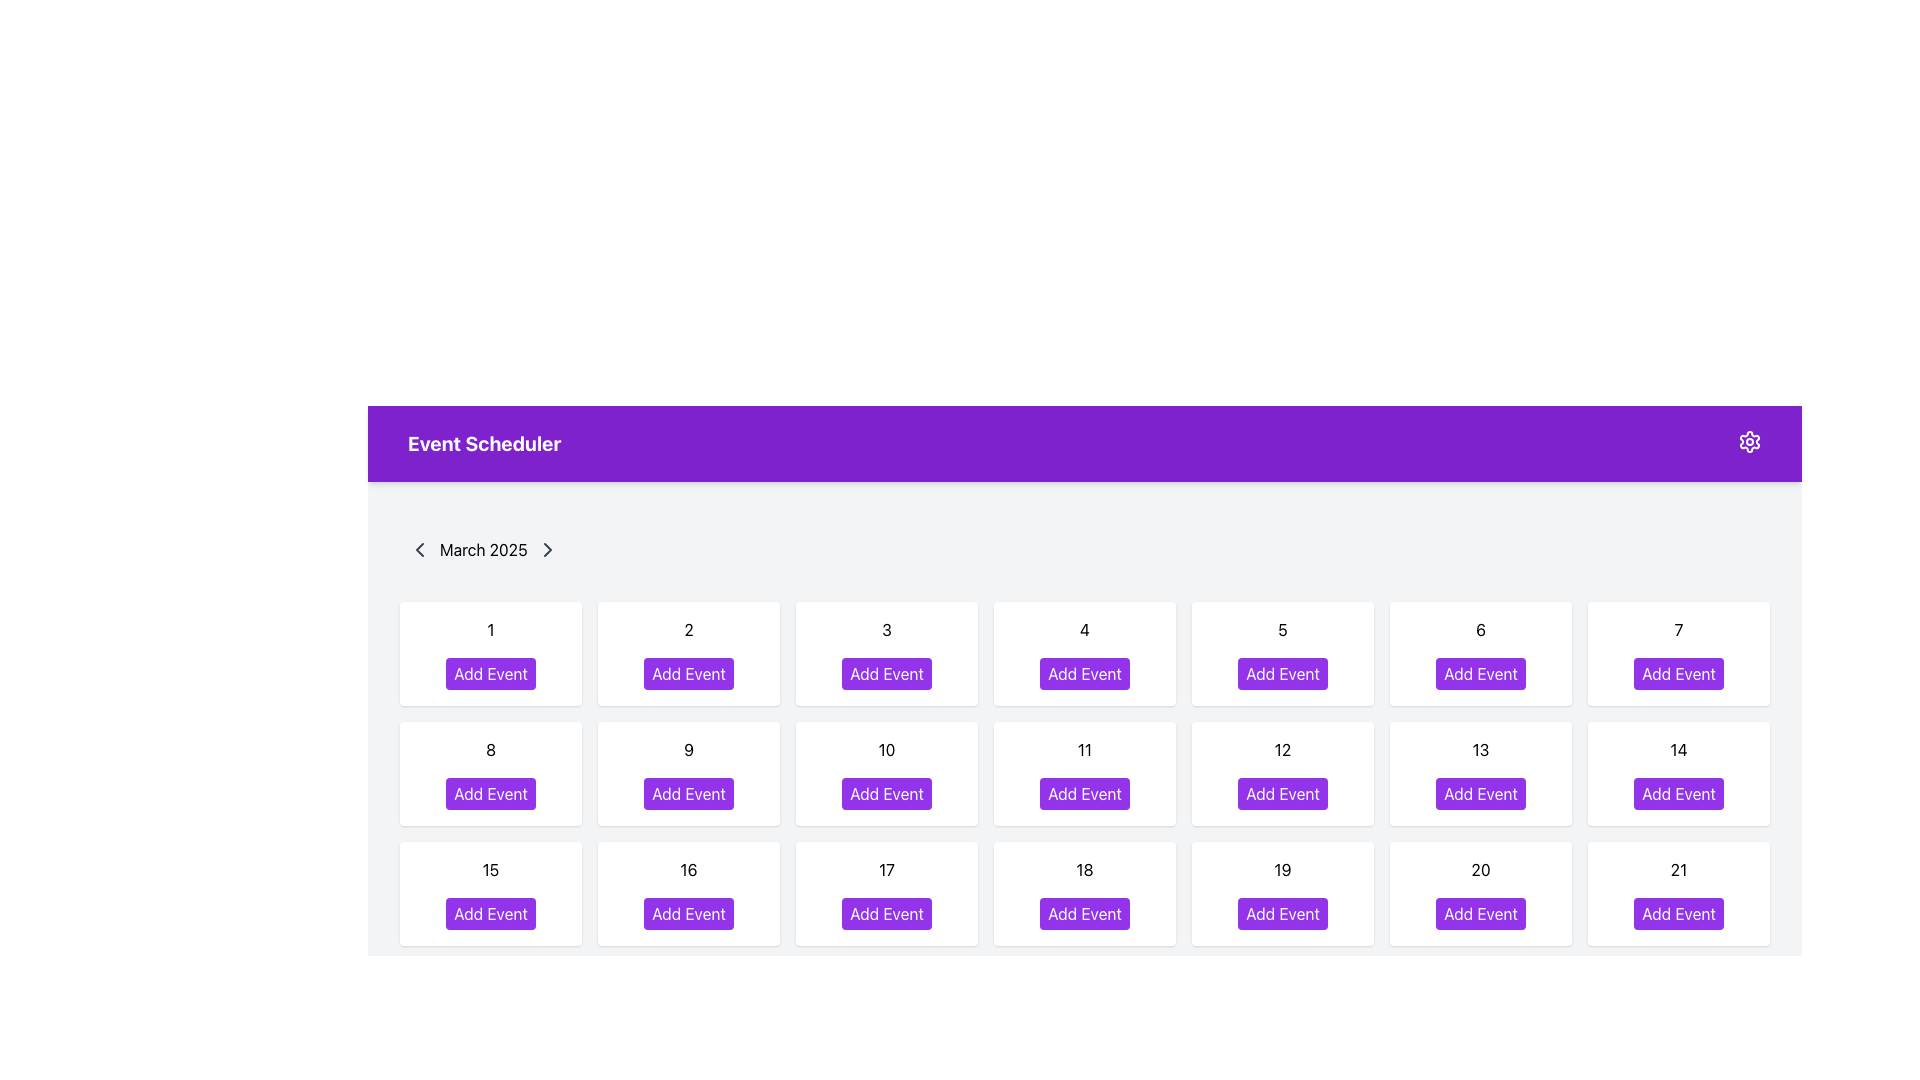  I want to click on the button, so click(886, 793).